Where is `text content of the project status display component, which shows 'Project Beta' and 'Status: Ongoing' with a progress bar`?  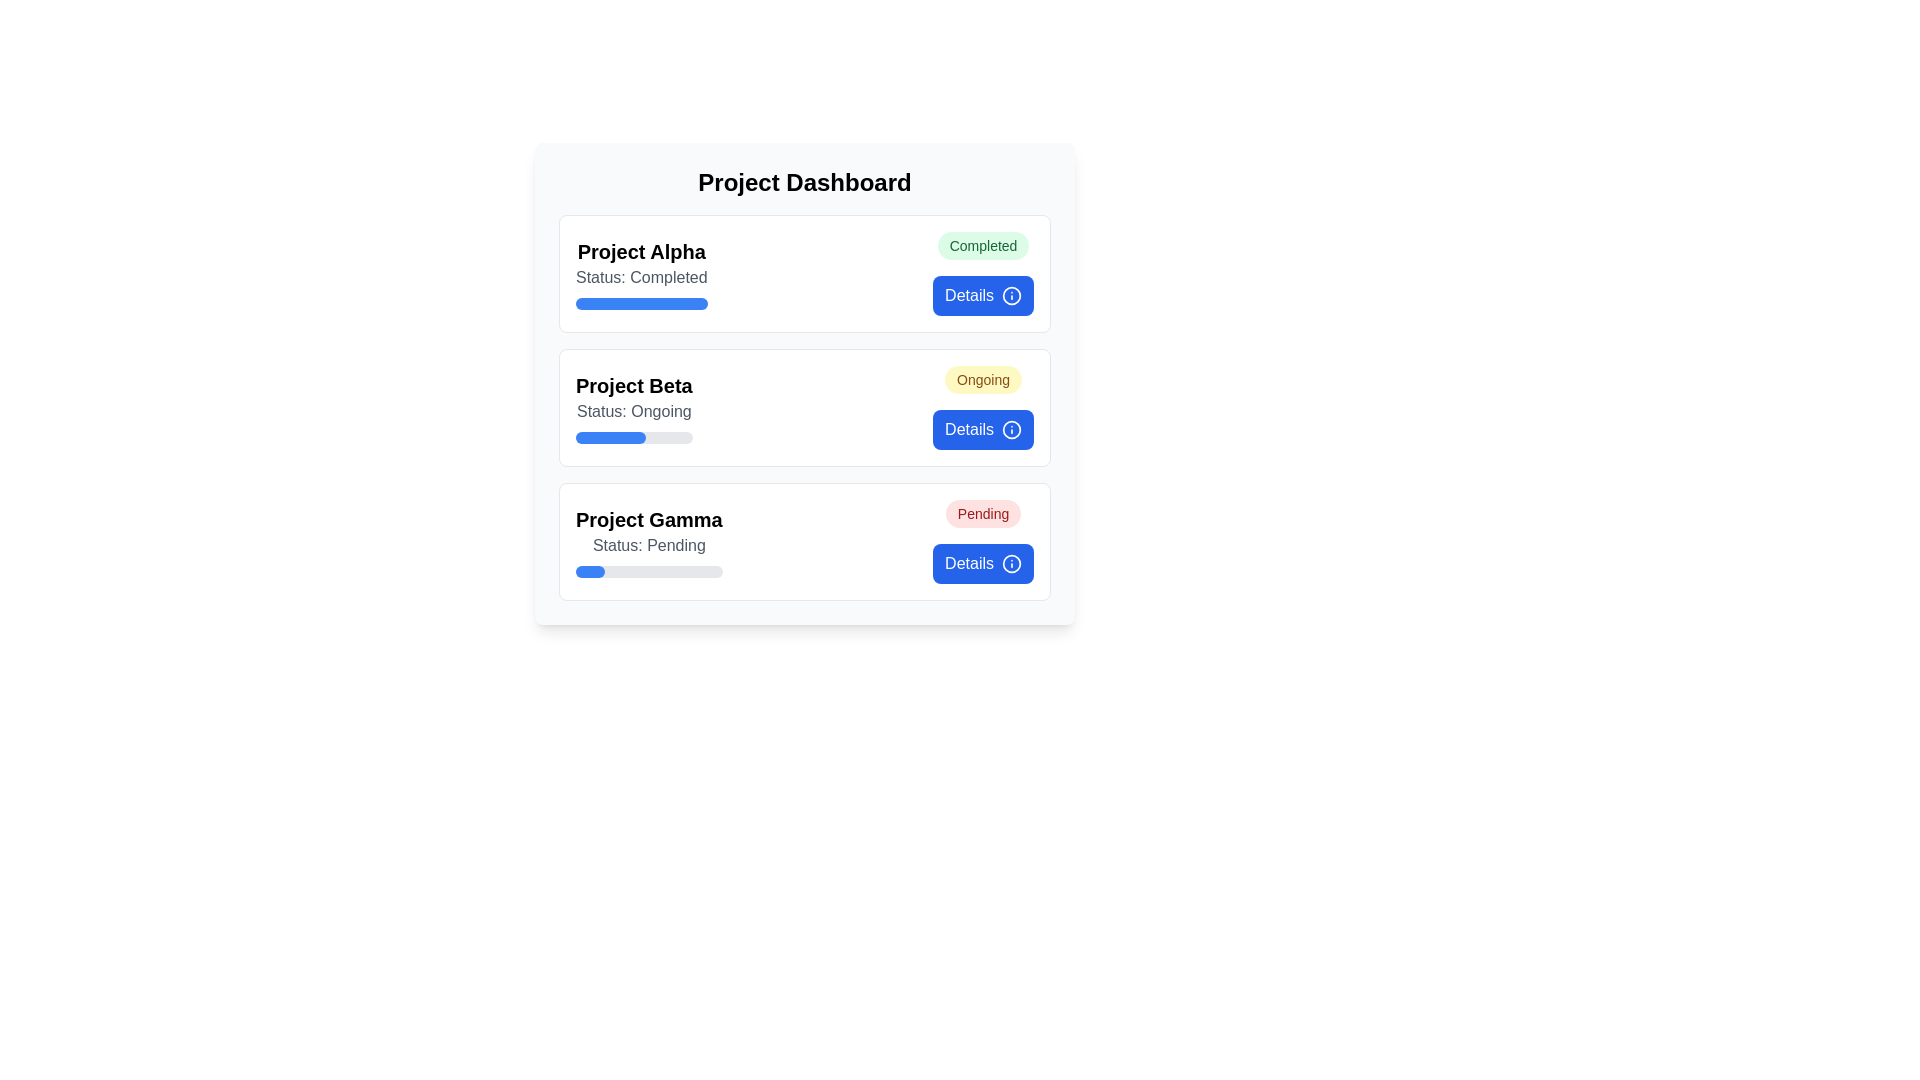 text content of the project status display component, which shows 'Project Beta' and 'Status: Ongoing' with a progress bar is located at coordinates (633, 407).